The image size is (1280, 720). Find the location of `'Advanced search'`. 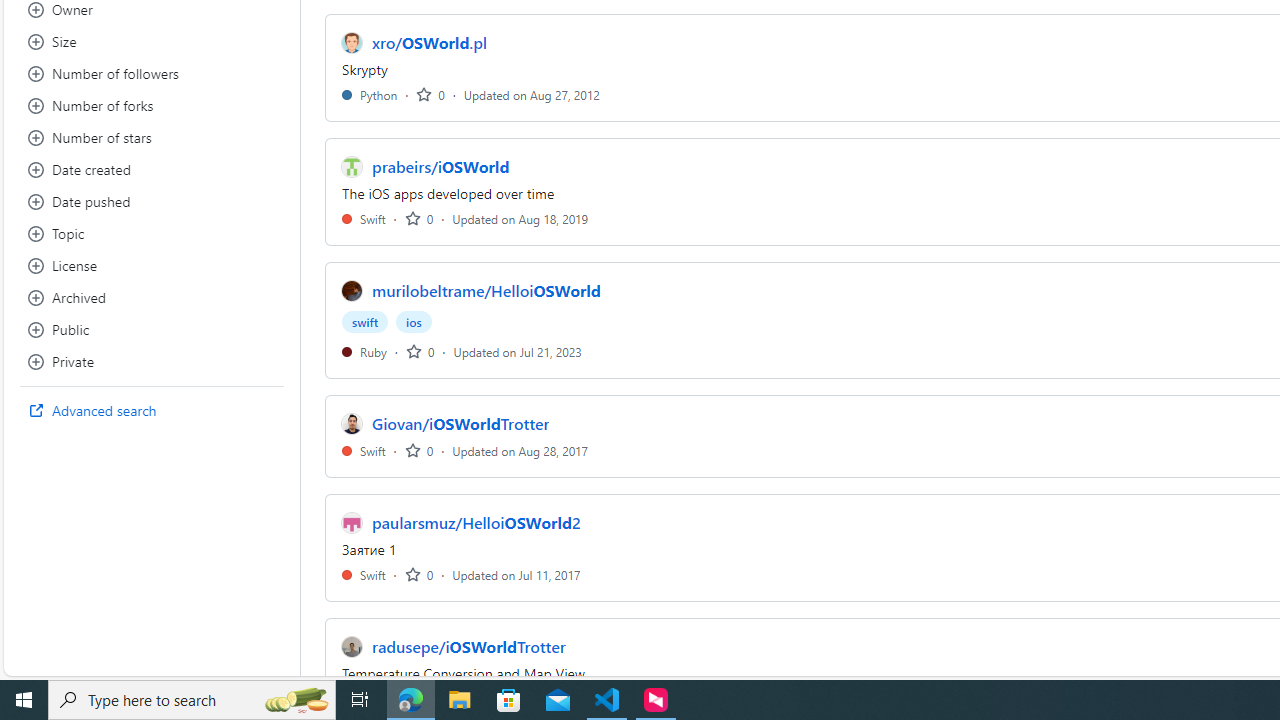

'Advanced search' is located at coordinates (151, 410).